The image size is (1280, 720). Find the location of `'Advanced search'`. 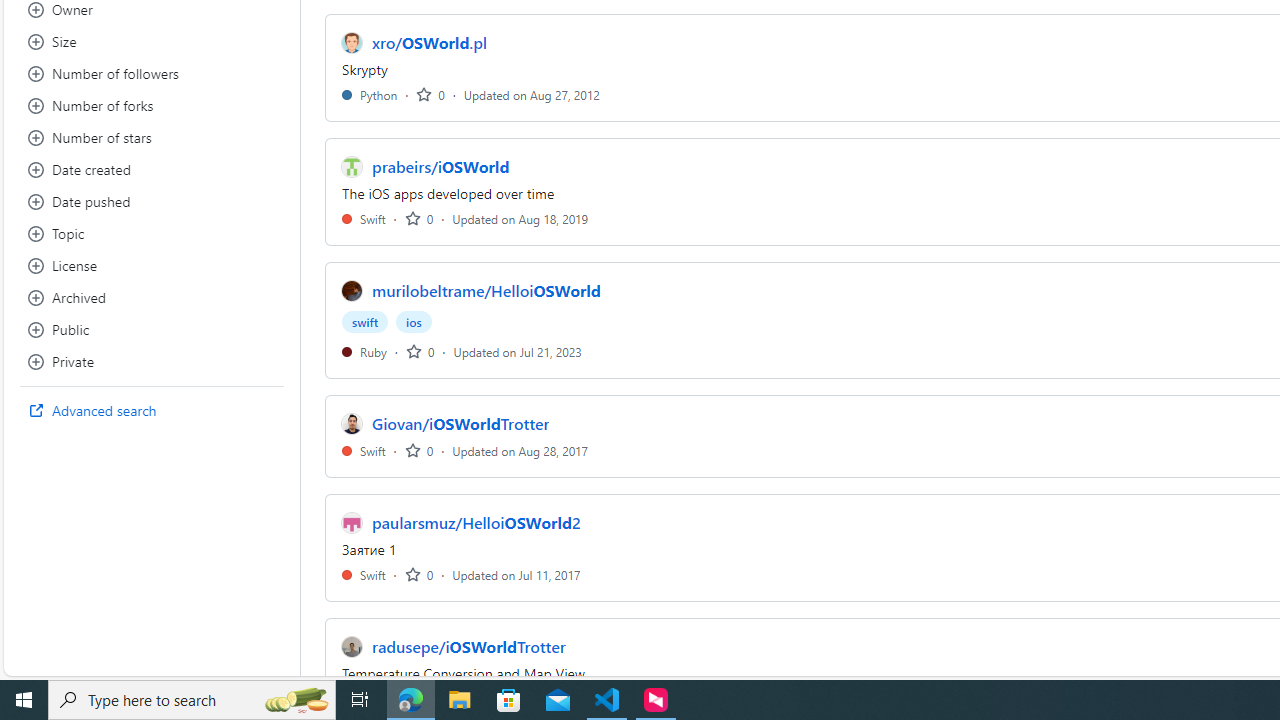

'Advanced search' is located at coordinates (151, 410).